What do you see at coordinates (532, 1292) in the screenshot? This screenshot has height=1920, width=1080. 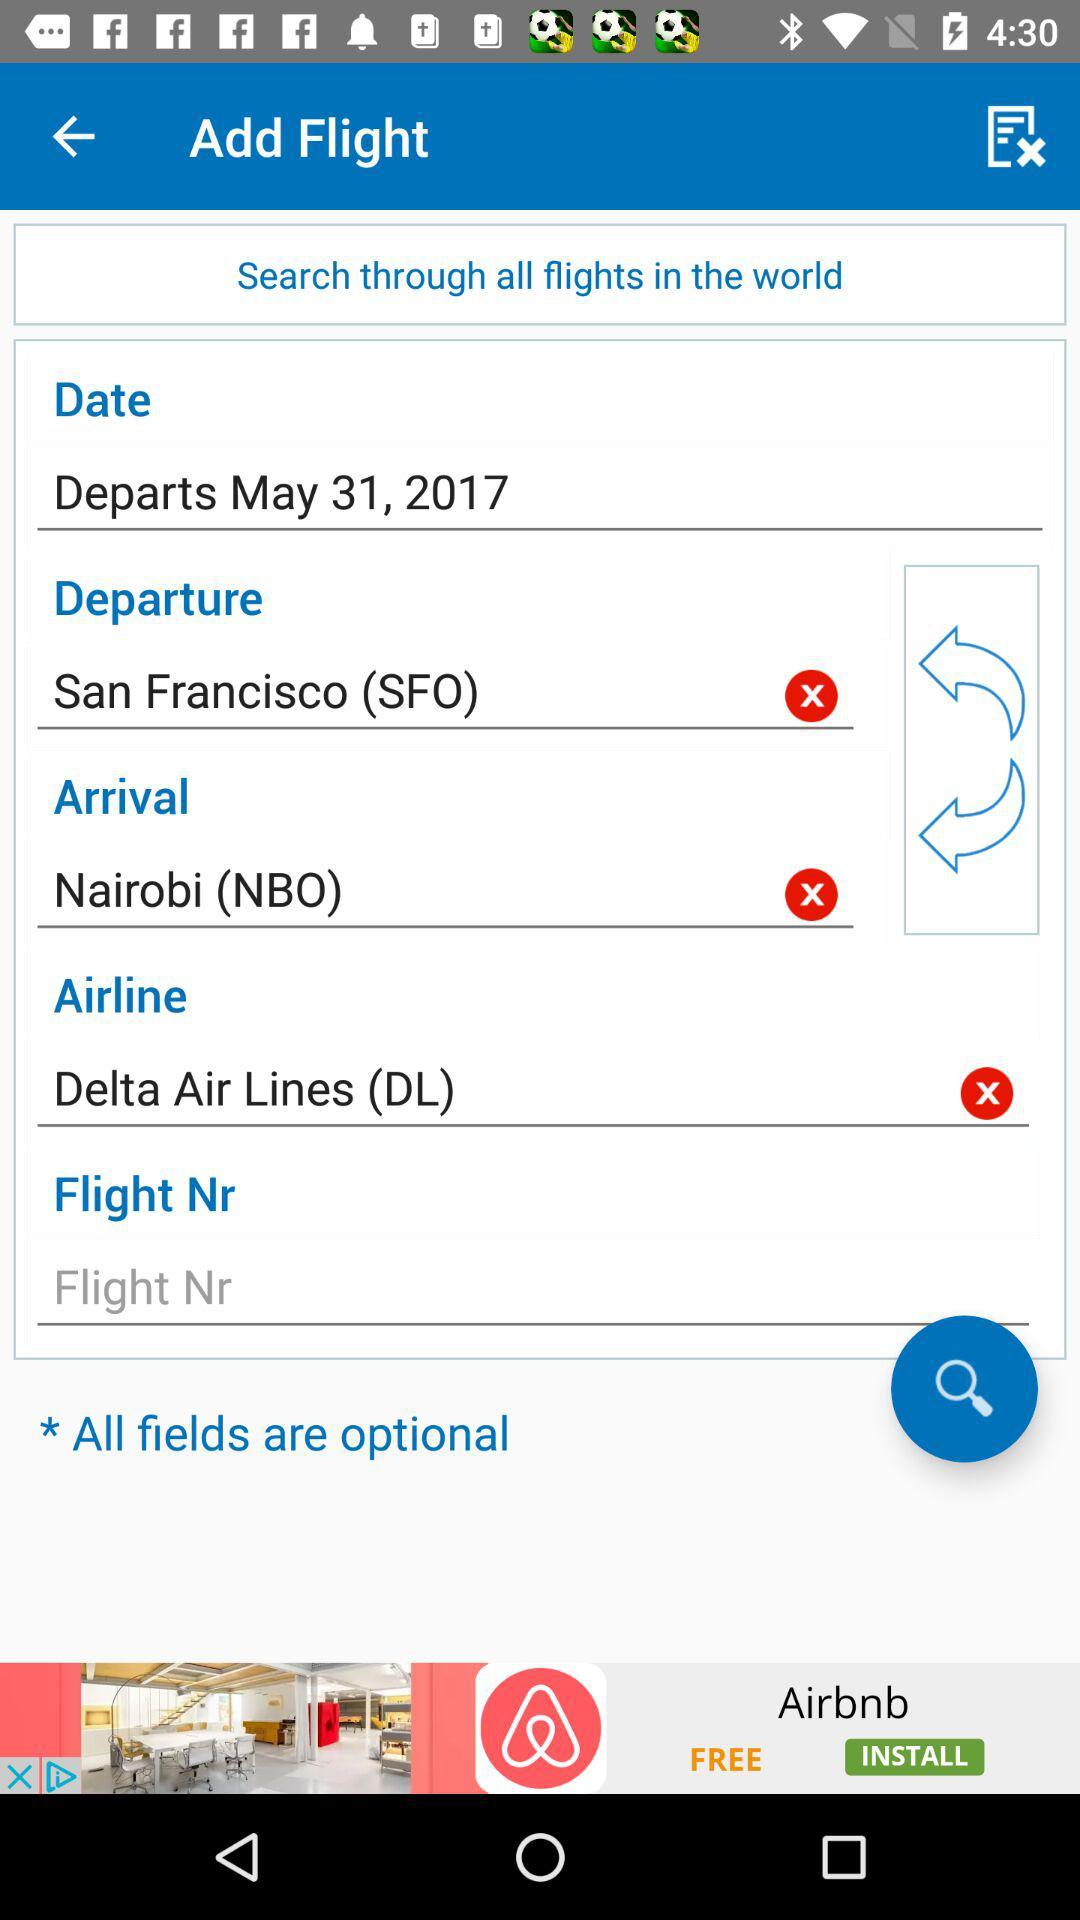 I see `flight tracker` at bounding box center [532, 1292].